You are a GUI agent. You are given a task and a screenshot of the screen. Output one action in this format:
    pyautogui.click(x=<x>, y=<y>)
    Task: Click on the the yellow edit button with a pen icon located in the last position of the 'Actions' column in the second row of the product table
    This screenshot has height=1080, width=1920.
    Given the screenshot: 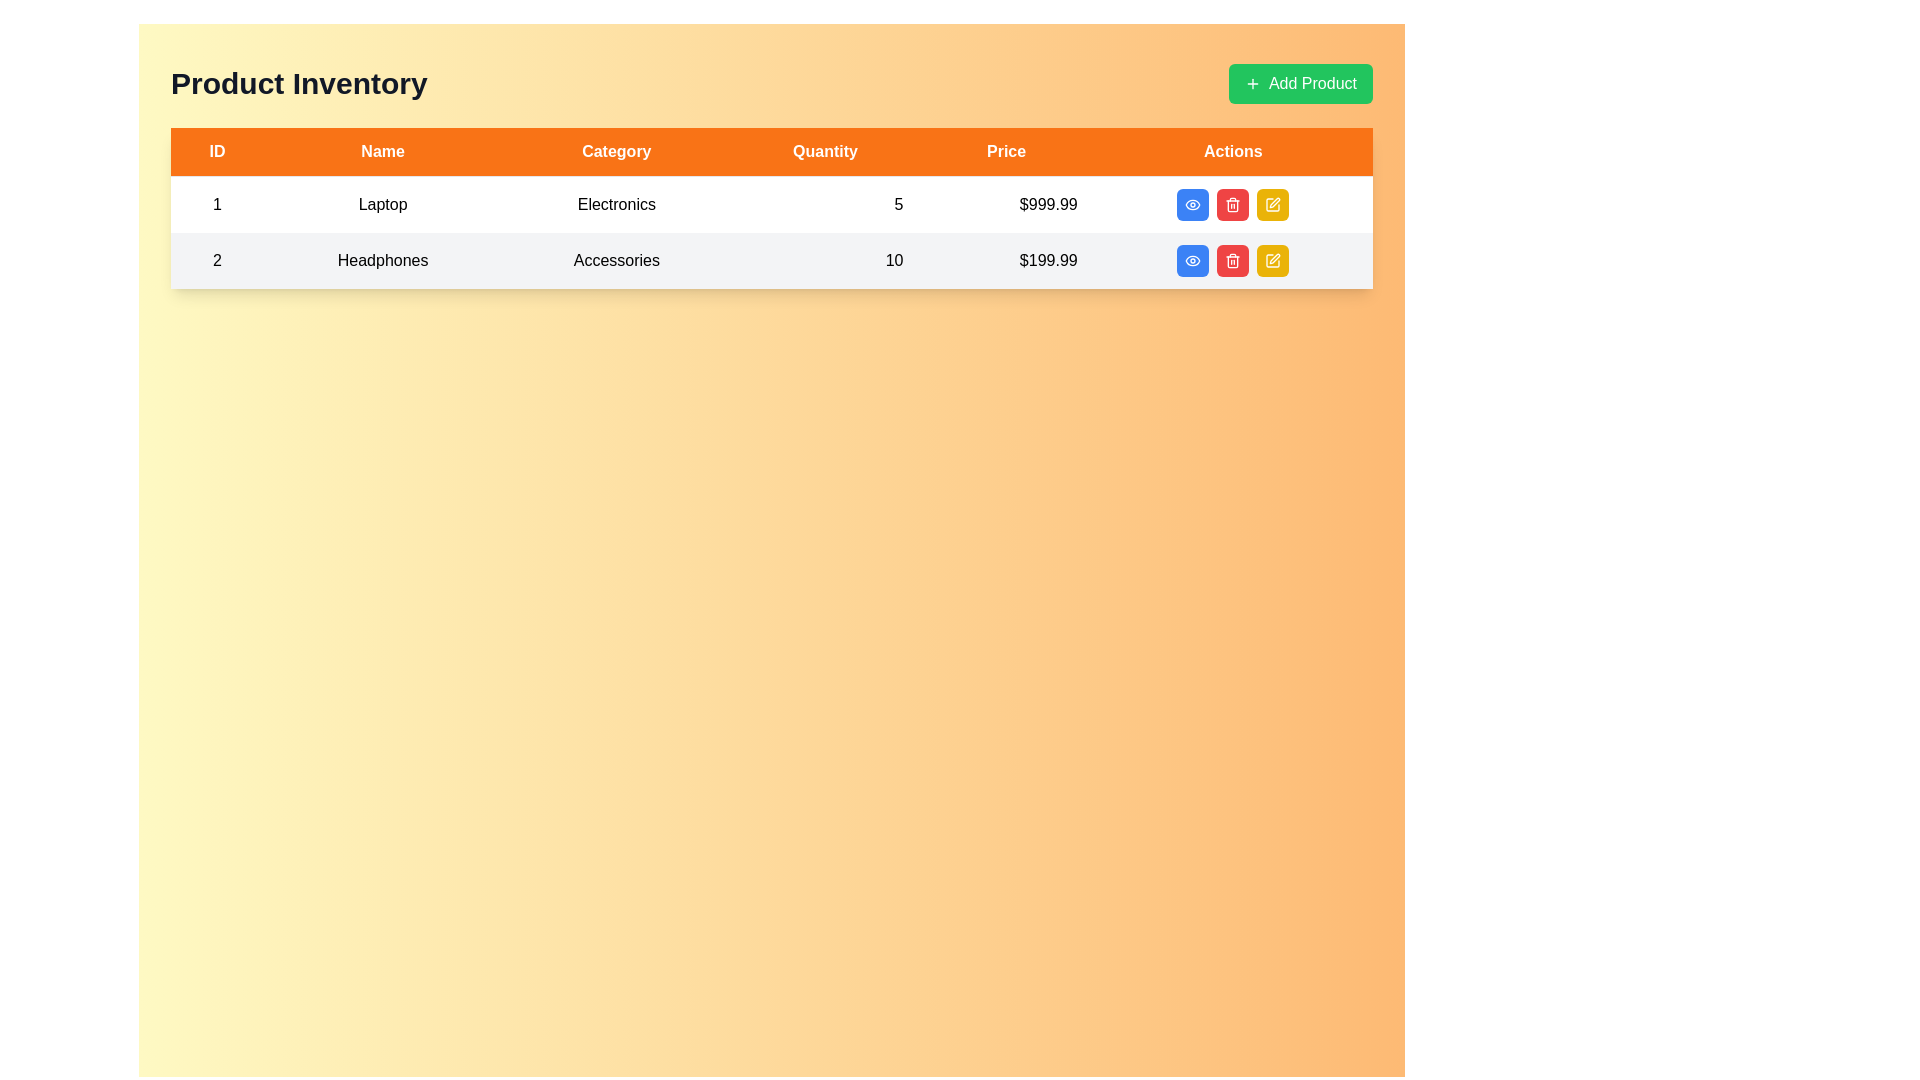 What is the action you would take?
    pyautogui.click(x=1272, y=260)
    